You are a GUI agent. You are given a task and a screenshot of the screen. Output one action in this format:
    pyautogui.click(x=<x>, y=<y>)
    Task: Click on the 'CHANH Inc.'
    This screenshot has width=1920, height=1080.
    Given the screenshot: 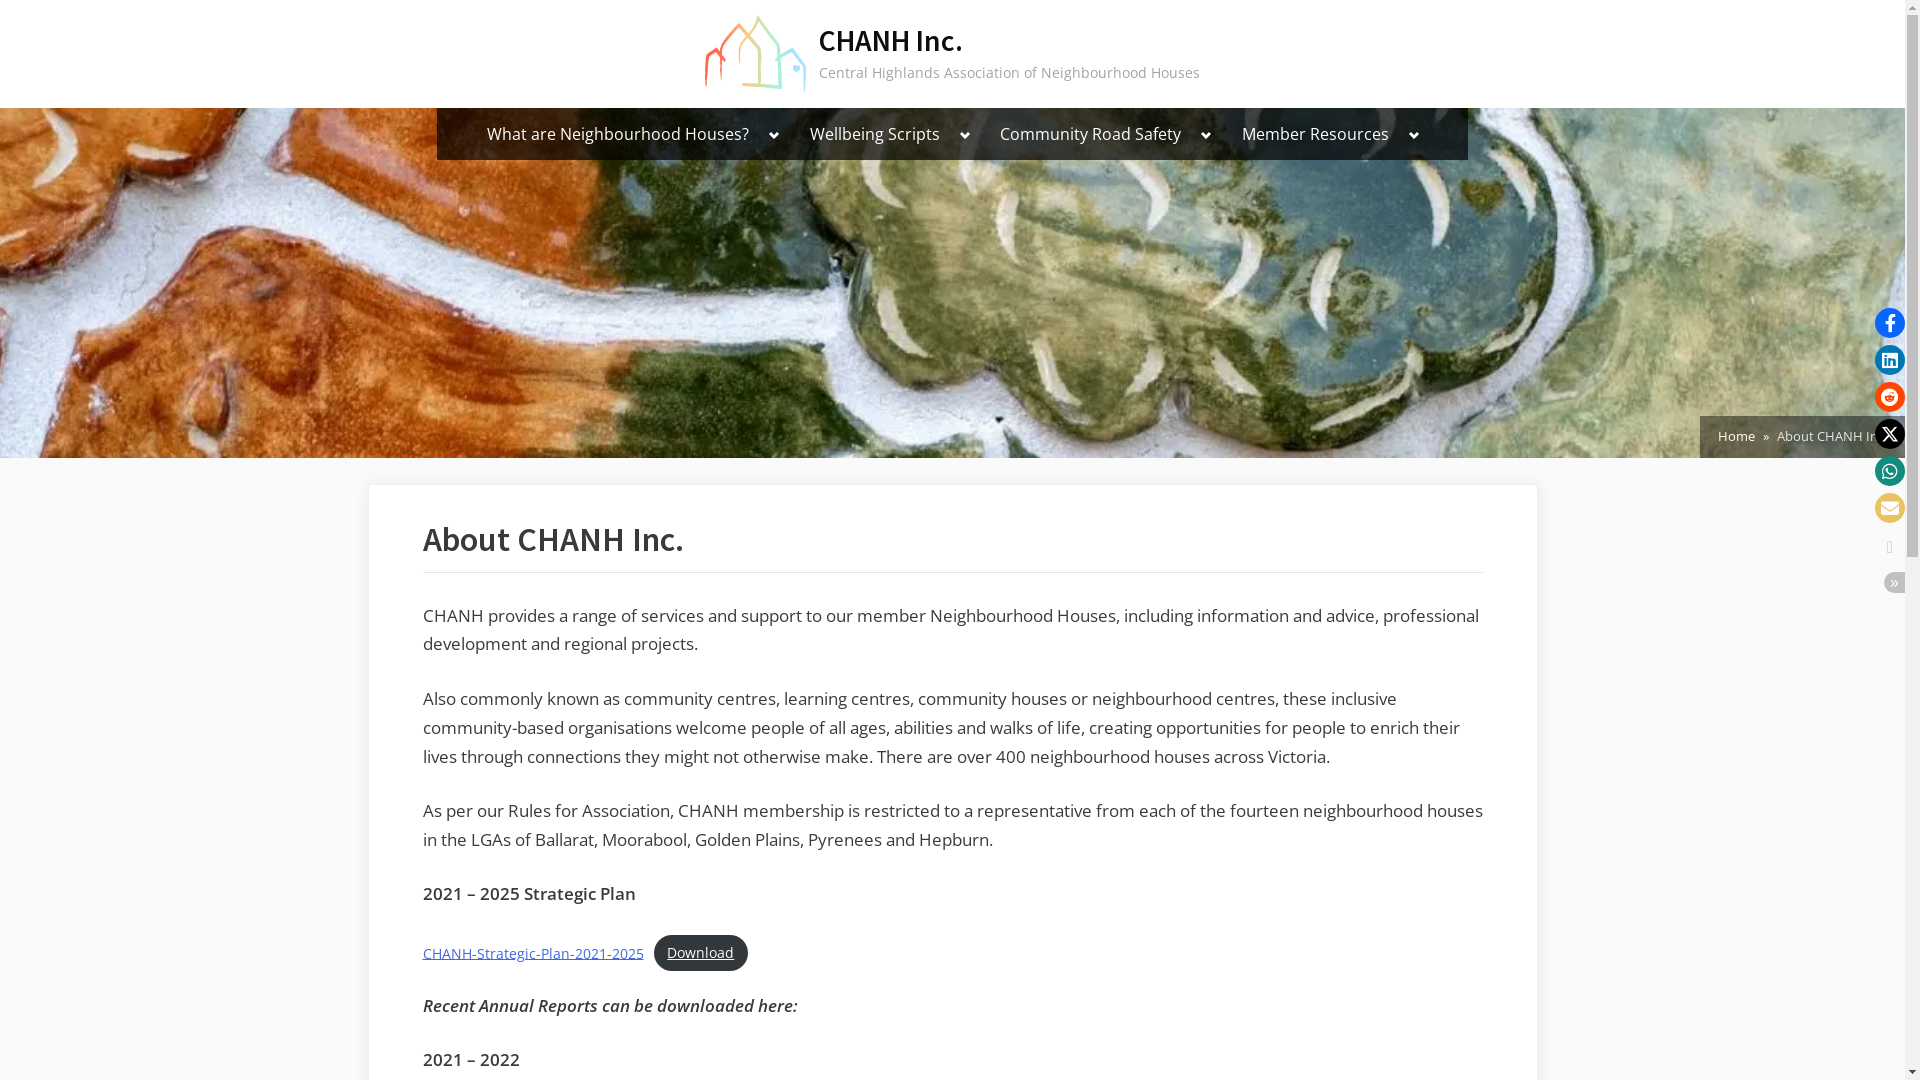 What is the action you would take?
    pyautogui.click(x=890, y=40)
    